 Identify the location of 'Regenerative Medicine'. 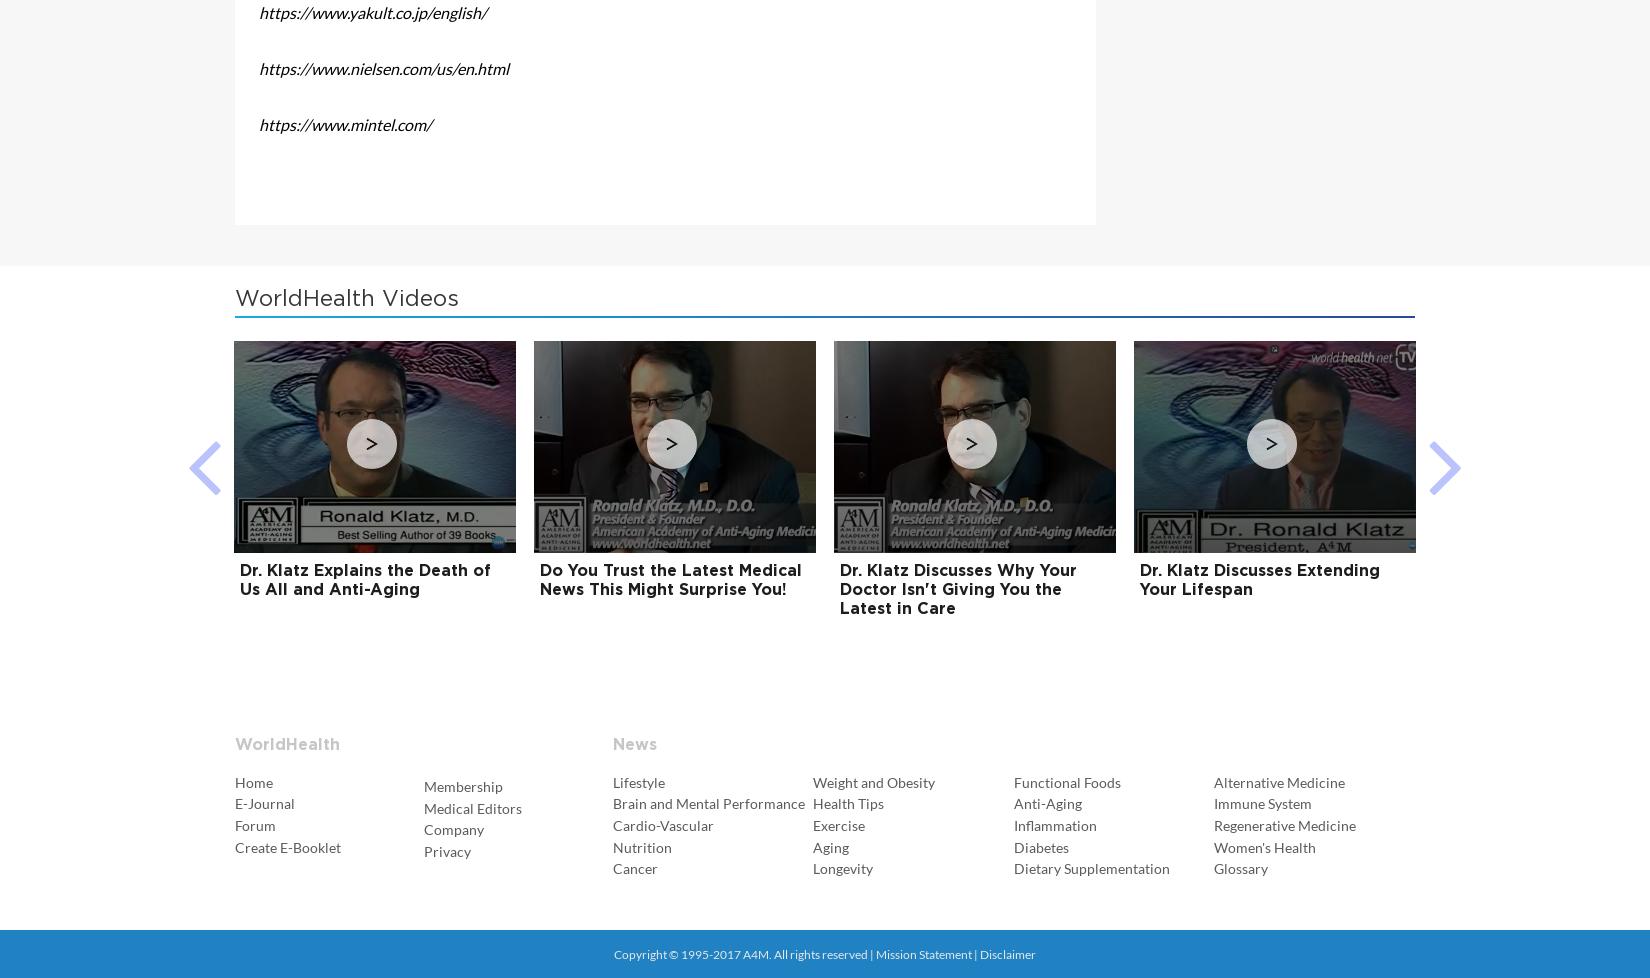
(1284, 823).